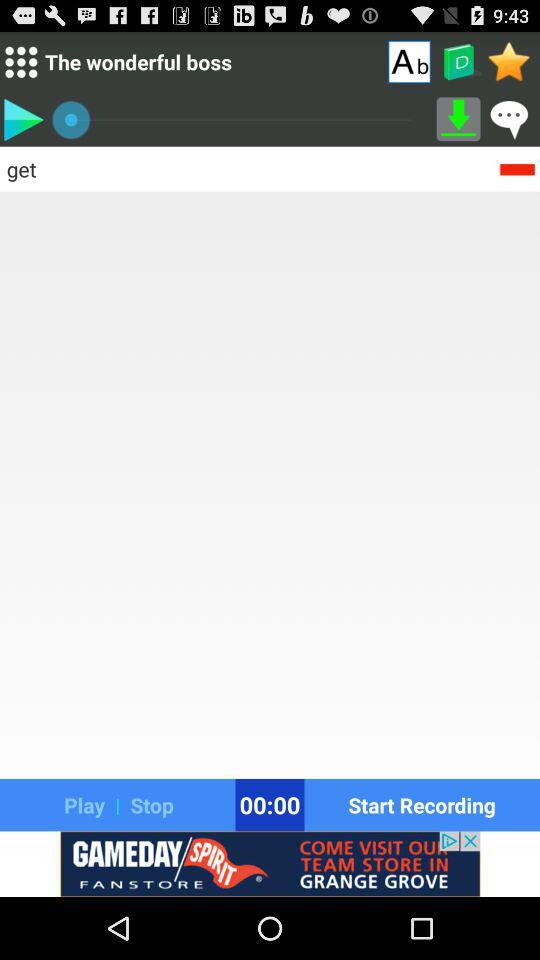 This screenshot has width=540, height=960. I want to click on fonts, so click(408, 61).